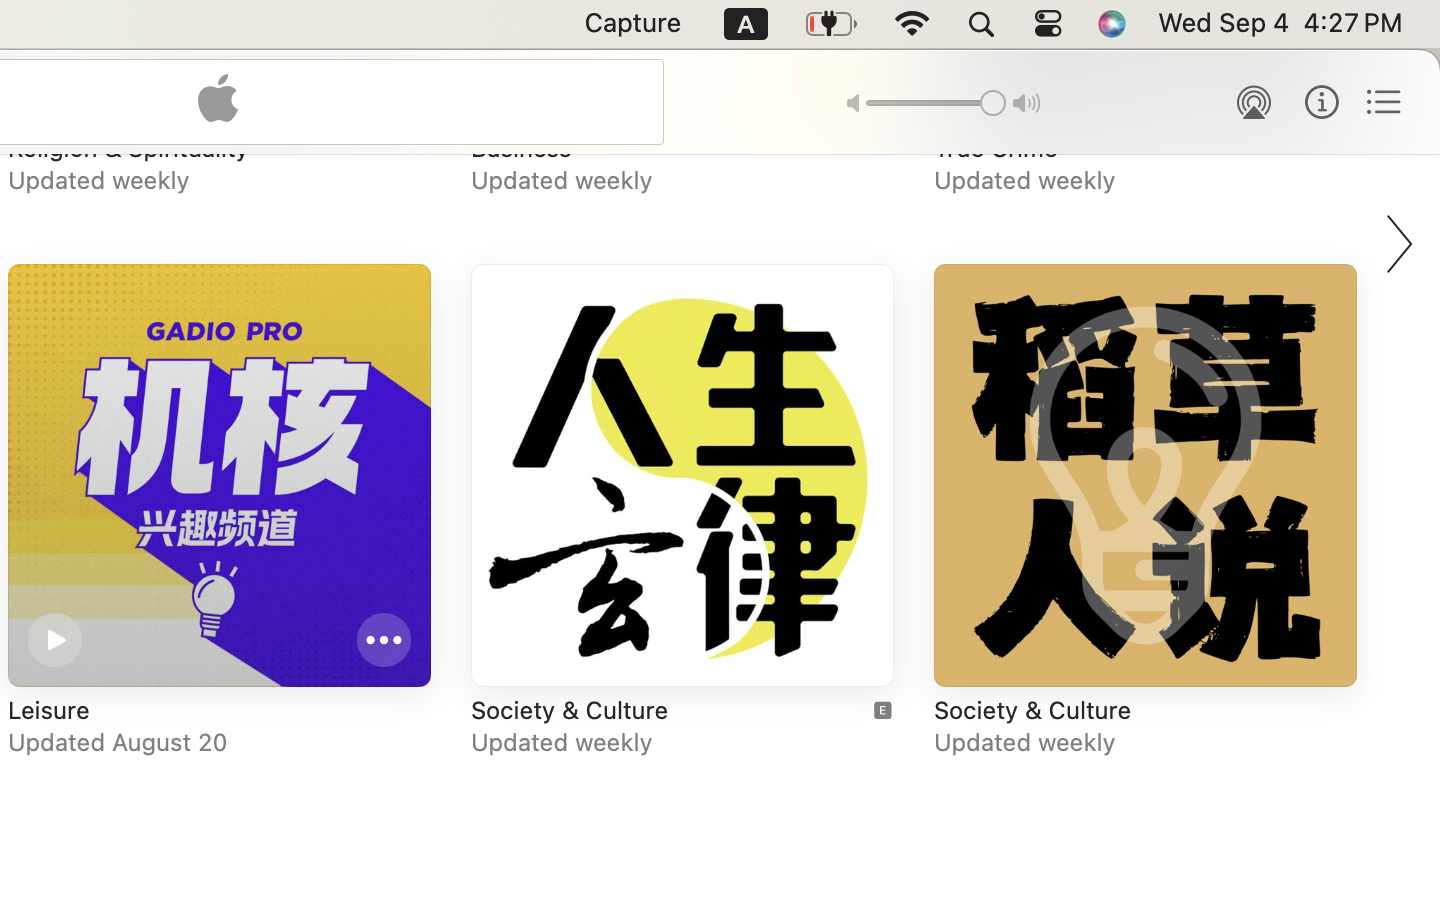  Describe the element at coordinates (936, 101) in the screenshot. I see `'1.0'` at that location.